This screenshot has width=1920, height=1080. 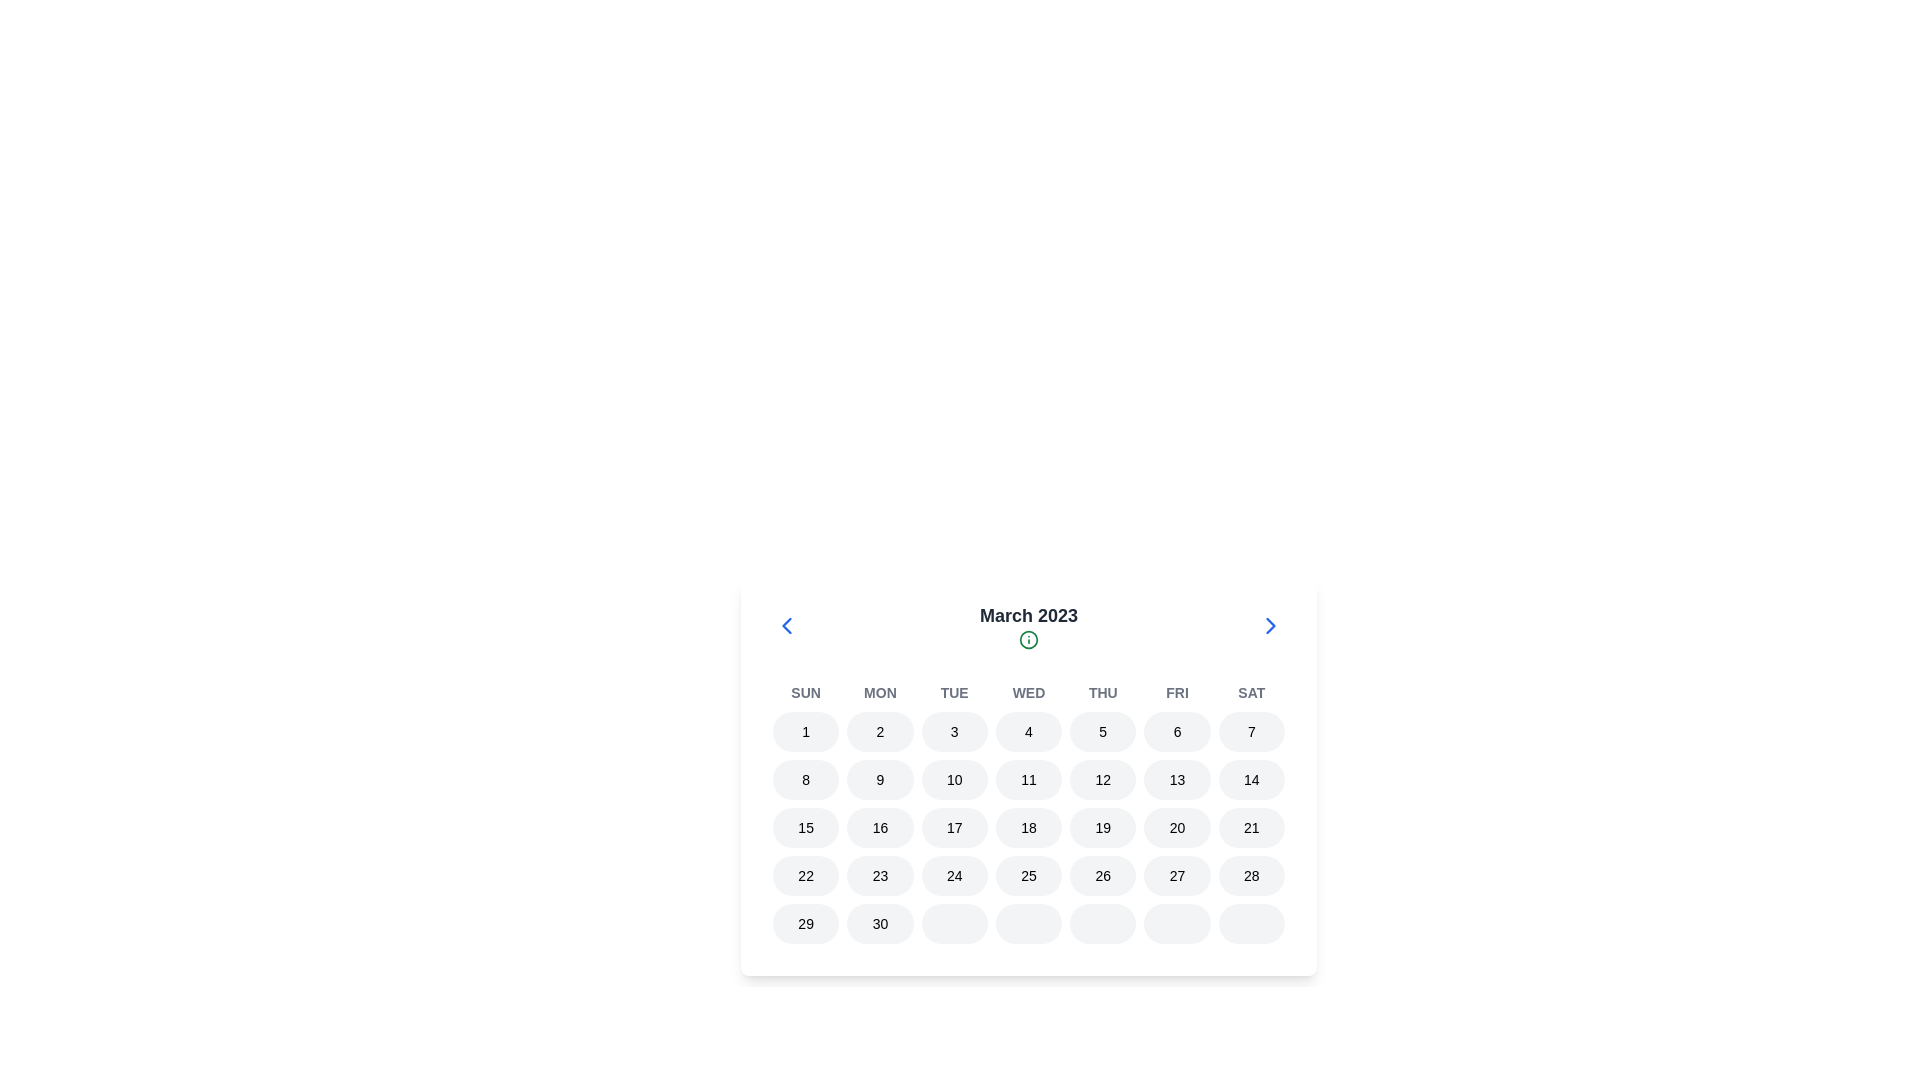 What do you see at coordinates (953, 778) in the screenshot?
I see `the small circular button with a light gray background displaying the number '10', which is part of the interactive calendar interface in the second row of the March 2023 calendar grid` at bounding box center [953, 778].